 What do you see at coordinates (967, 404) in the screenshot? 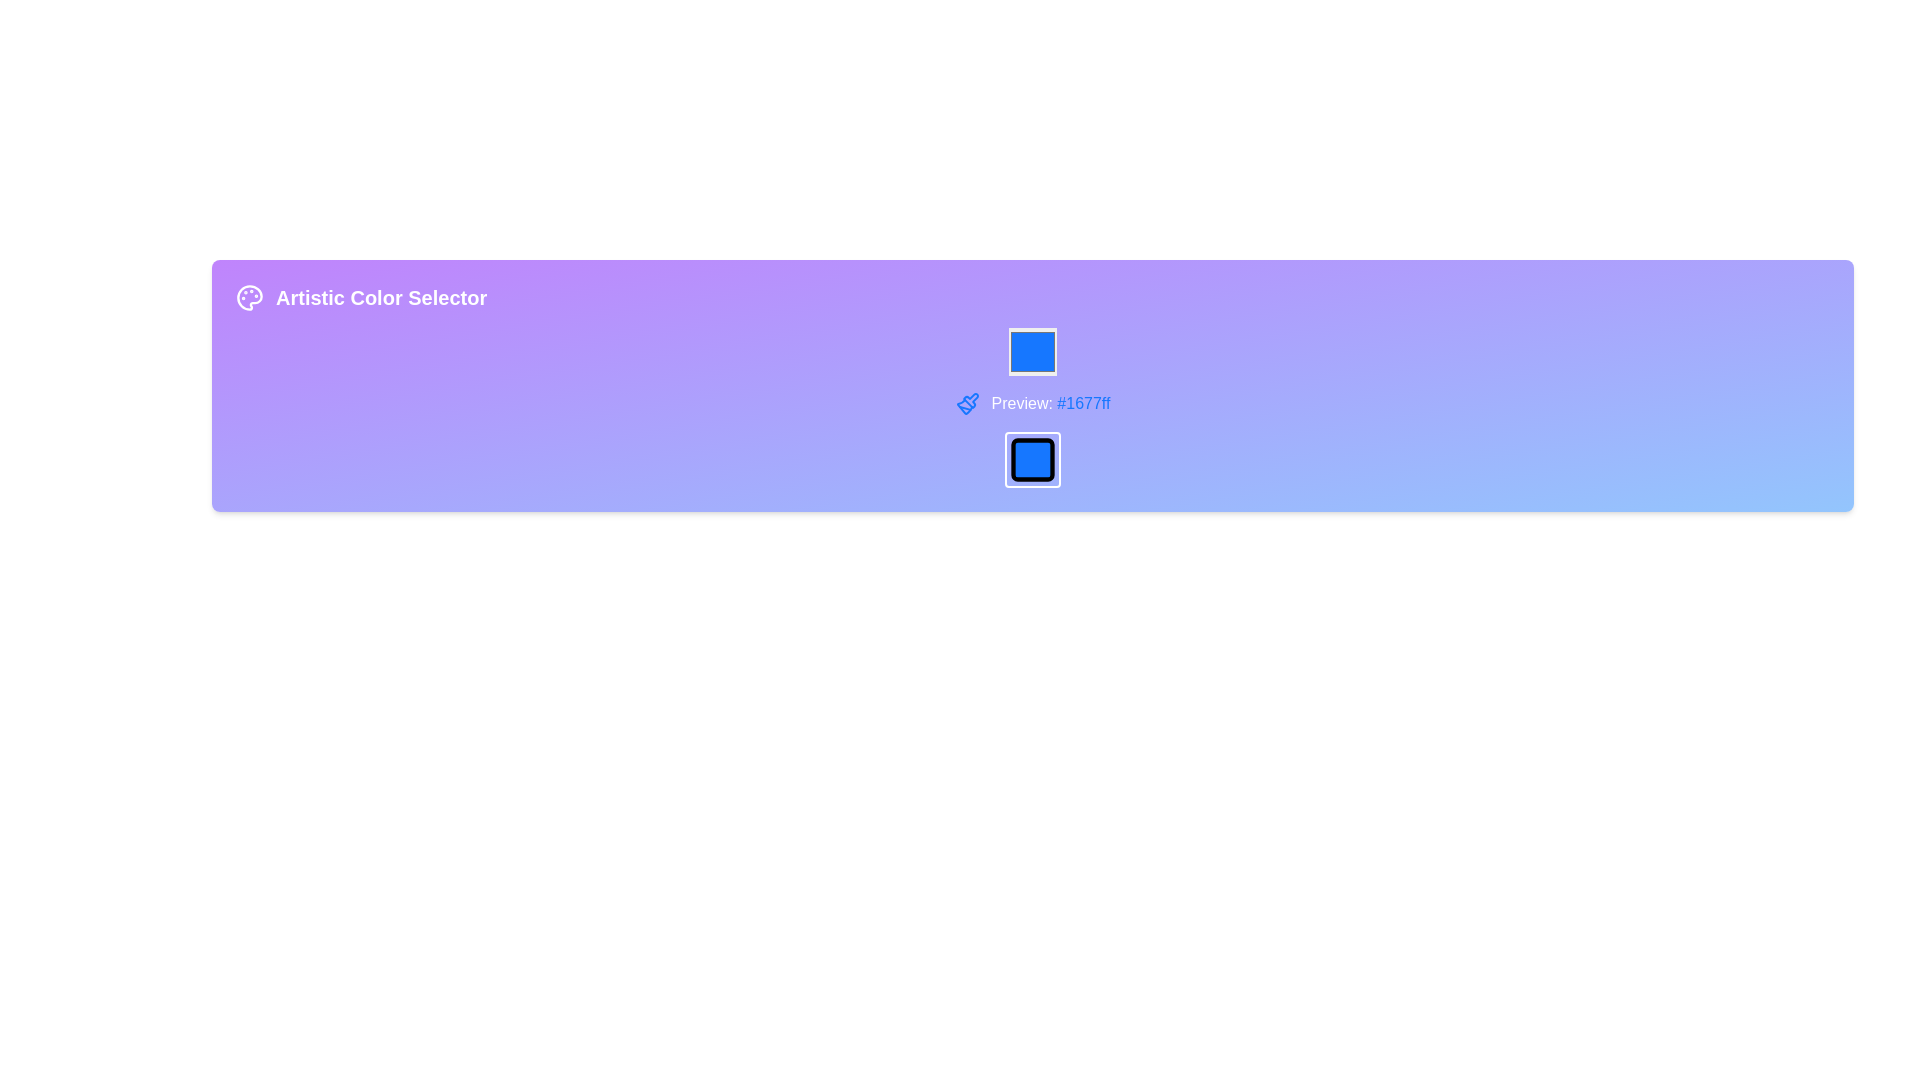
I see `the blue paintbrush icon located to the left of the label 'Preview: #1677ff'` at bounding box center [967, 404].